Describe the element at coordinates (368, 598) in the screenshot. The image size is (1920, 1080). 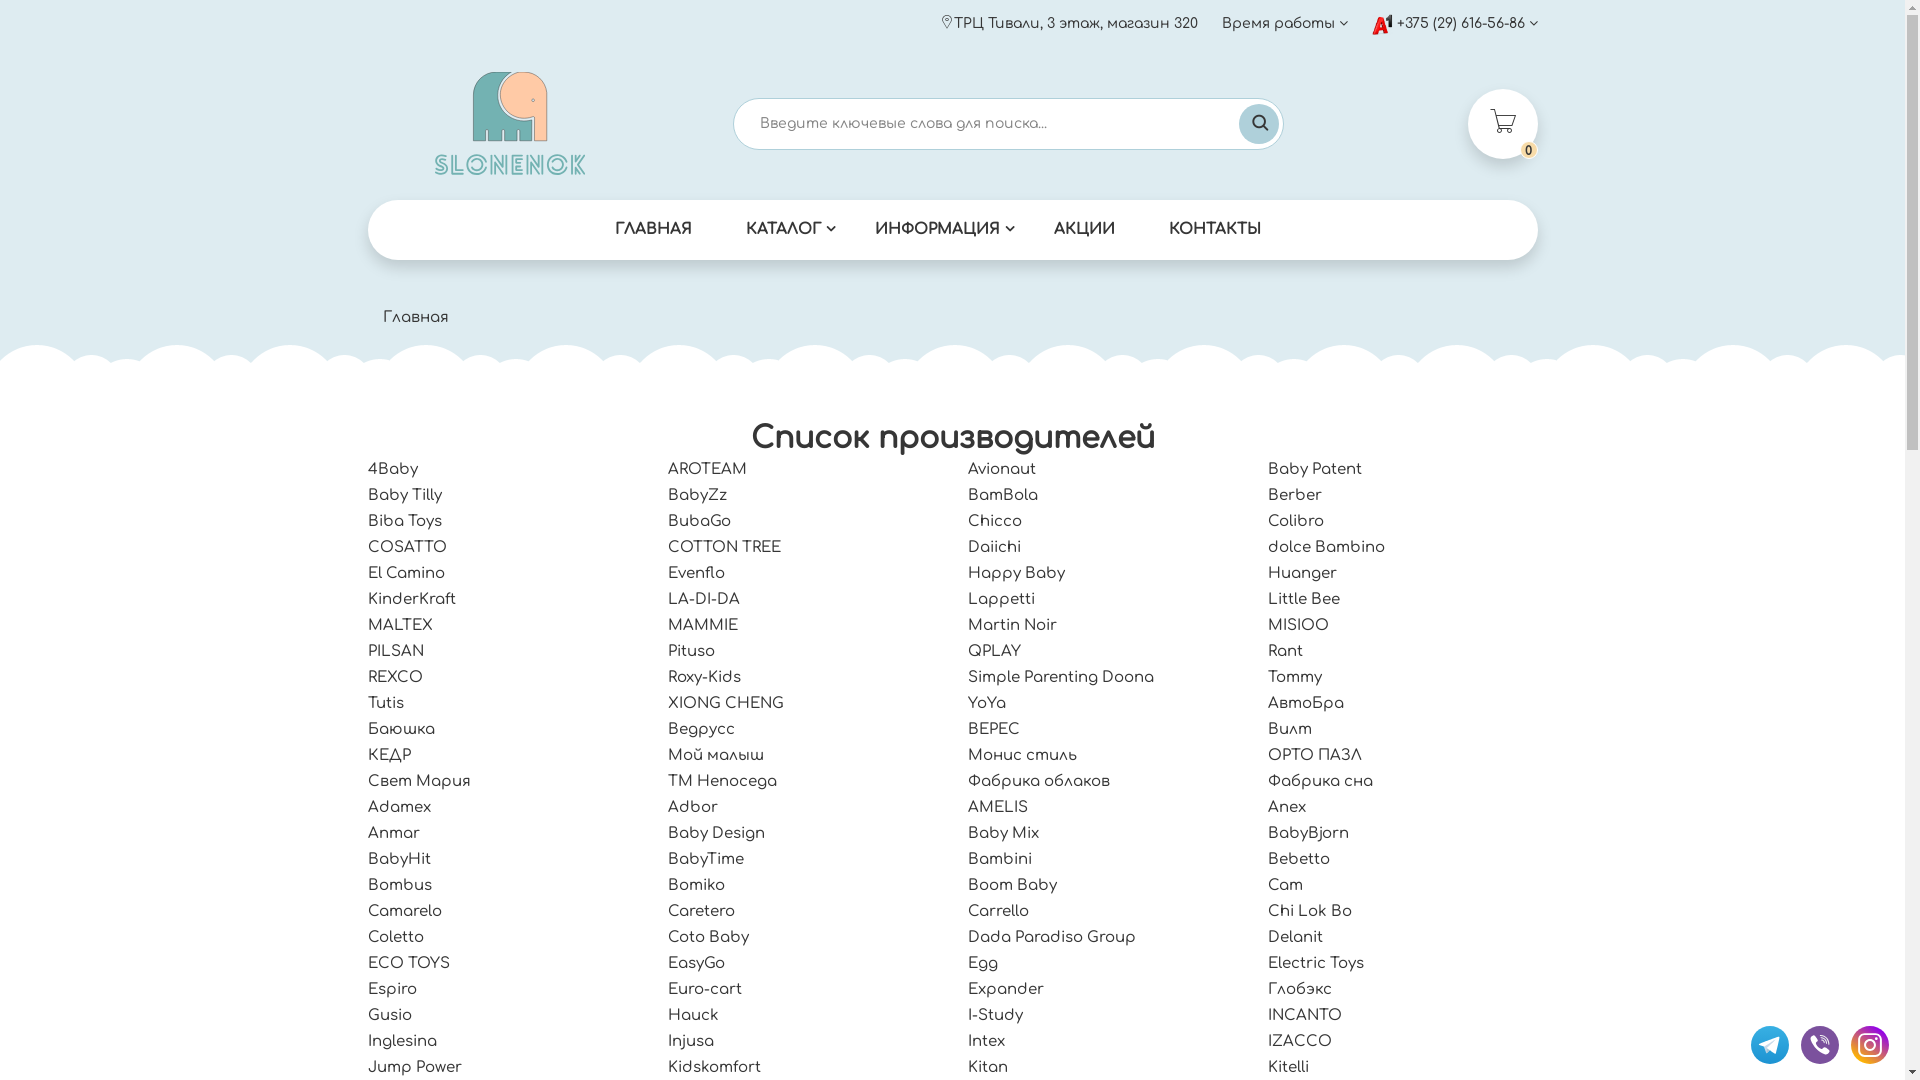
I see `'KinderKraft'` at that location.